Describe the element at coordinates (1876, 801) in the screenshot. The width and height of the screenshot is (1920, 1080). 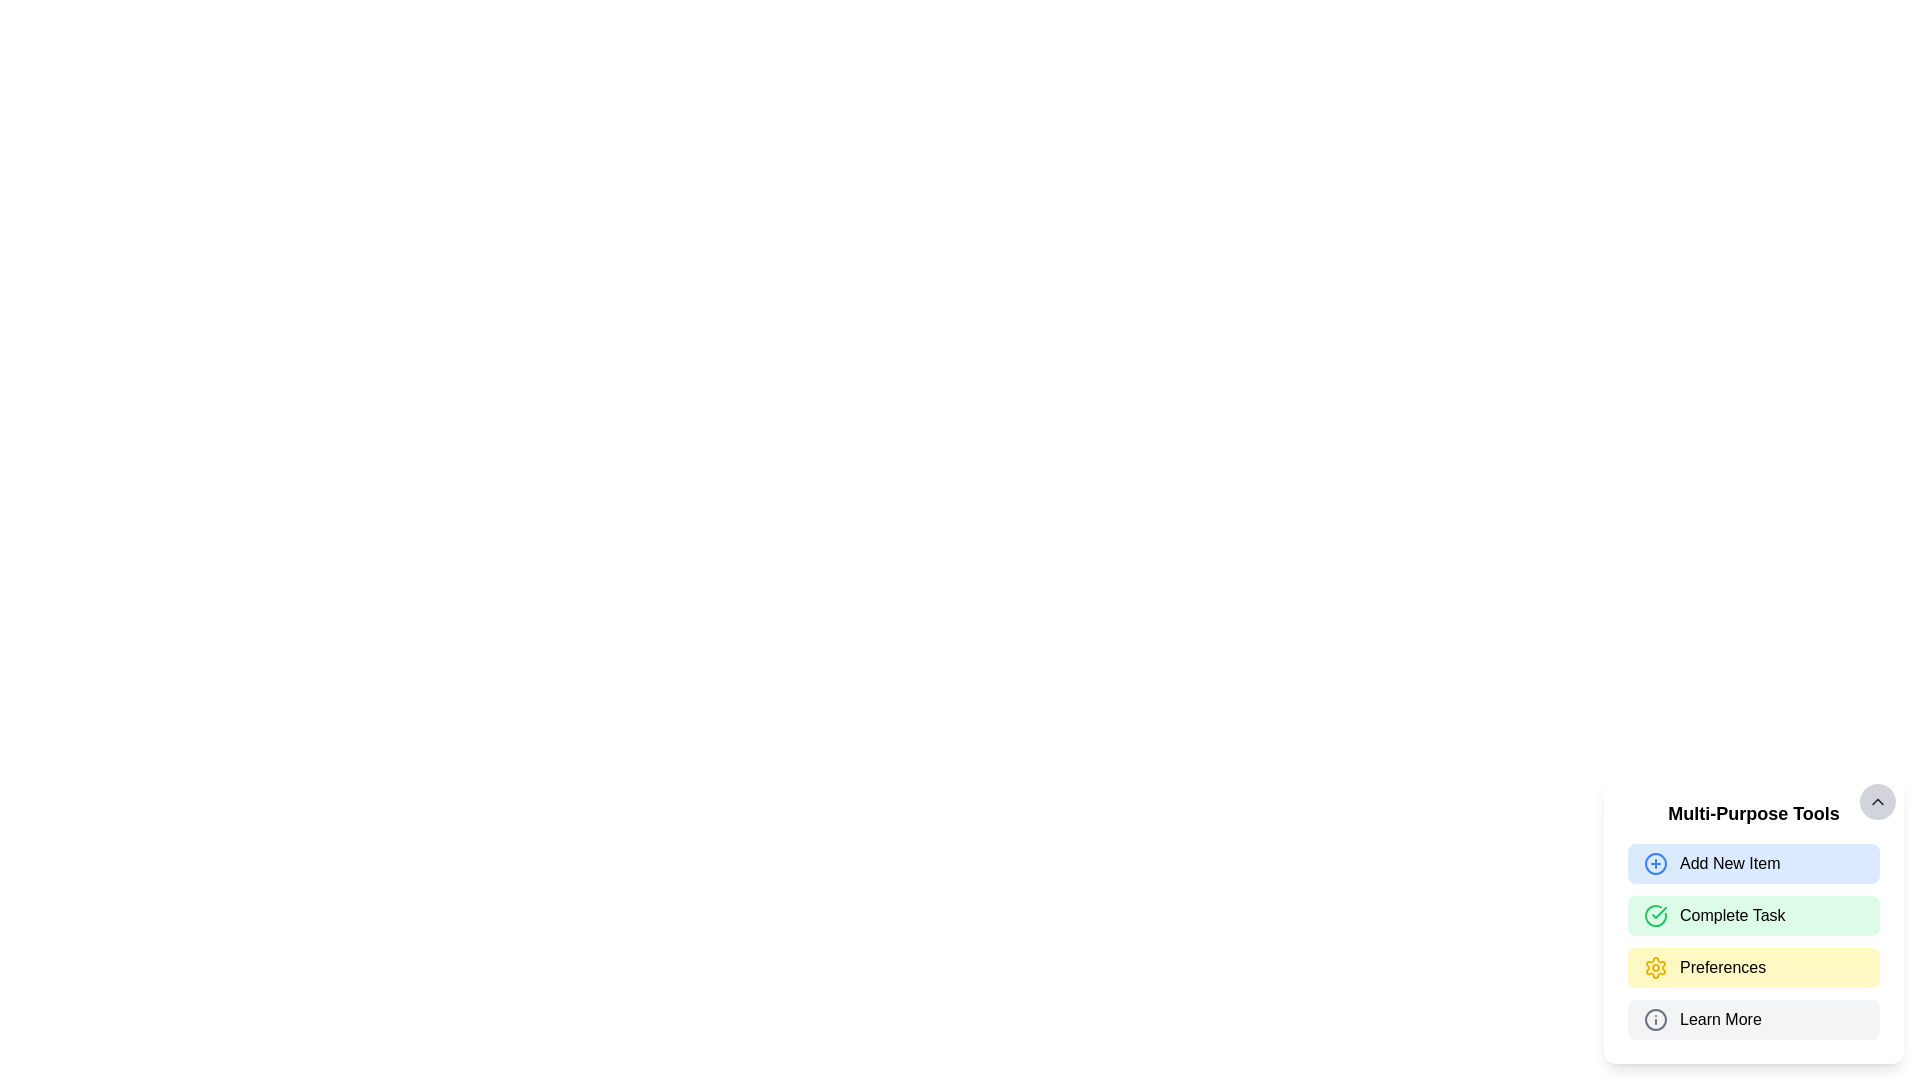
I see `the Icon button located in the top right corner of the 'Multi-Purpose Tools' box` at that location.